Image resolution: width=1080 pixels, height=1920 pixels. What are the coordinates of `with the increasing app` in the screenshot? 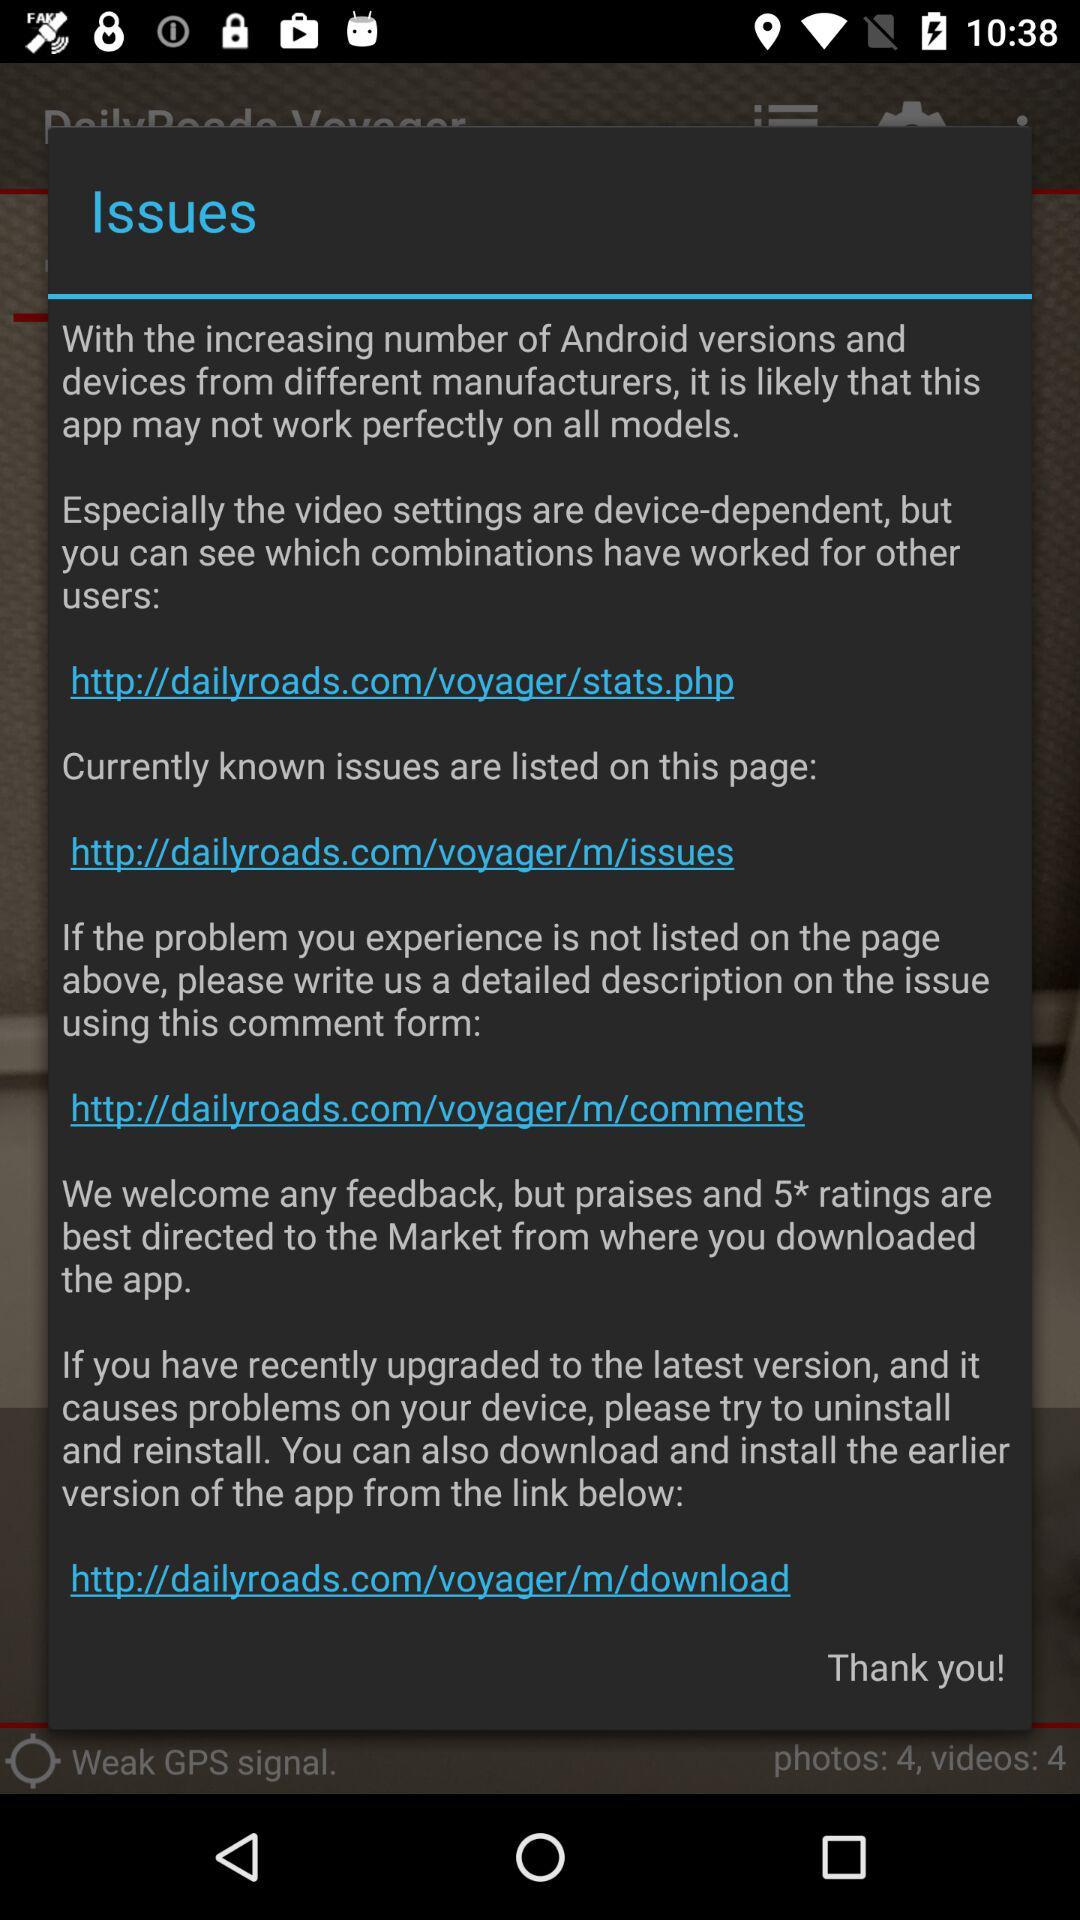 It's located at (540, 956).